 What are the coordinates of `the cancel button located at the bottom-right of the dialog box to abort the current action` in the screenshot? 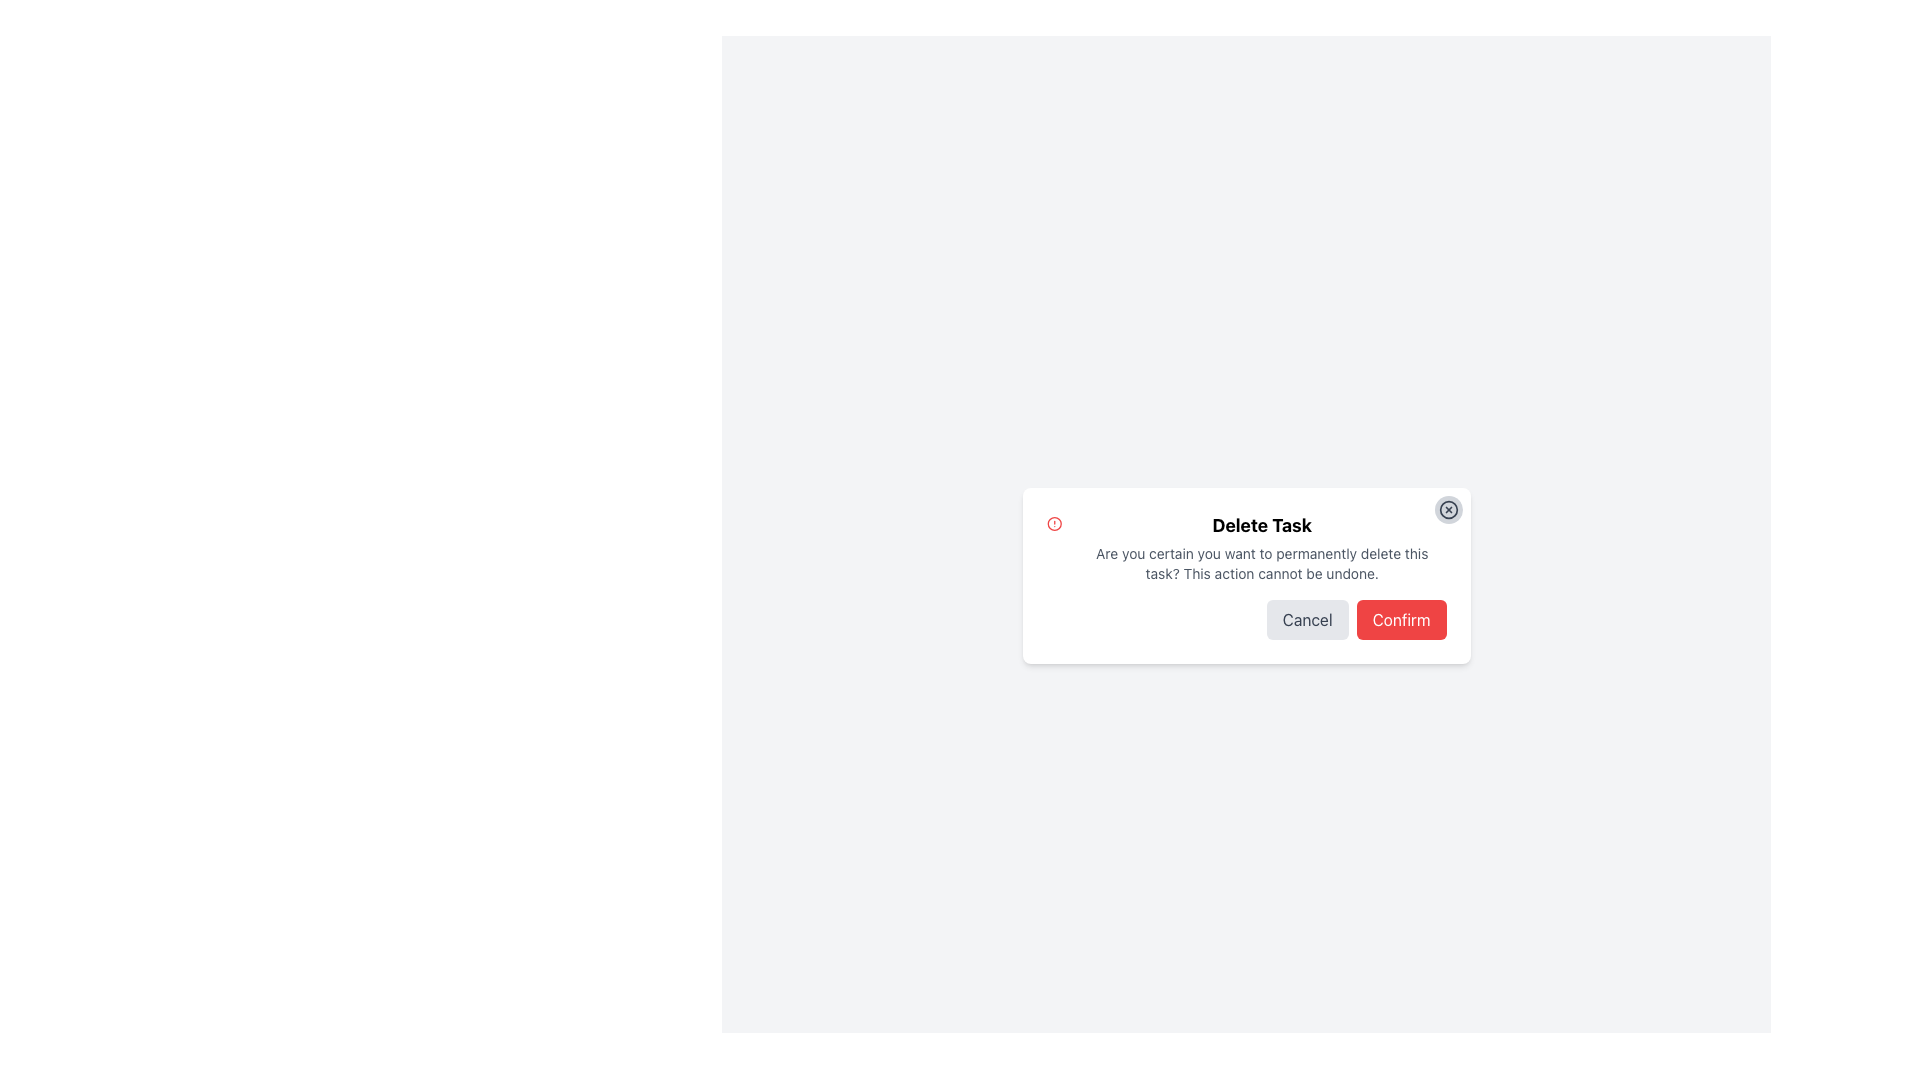 It's located at (1307, 619).